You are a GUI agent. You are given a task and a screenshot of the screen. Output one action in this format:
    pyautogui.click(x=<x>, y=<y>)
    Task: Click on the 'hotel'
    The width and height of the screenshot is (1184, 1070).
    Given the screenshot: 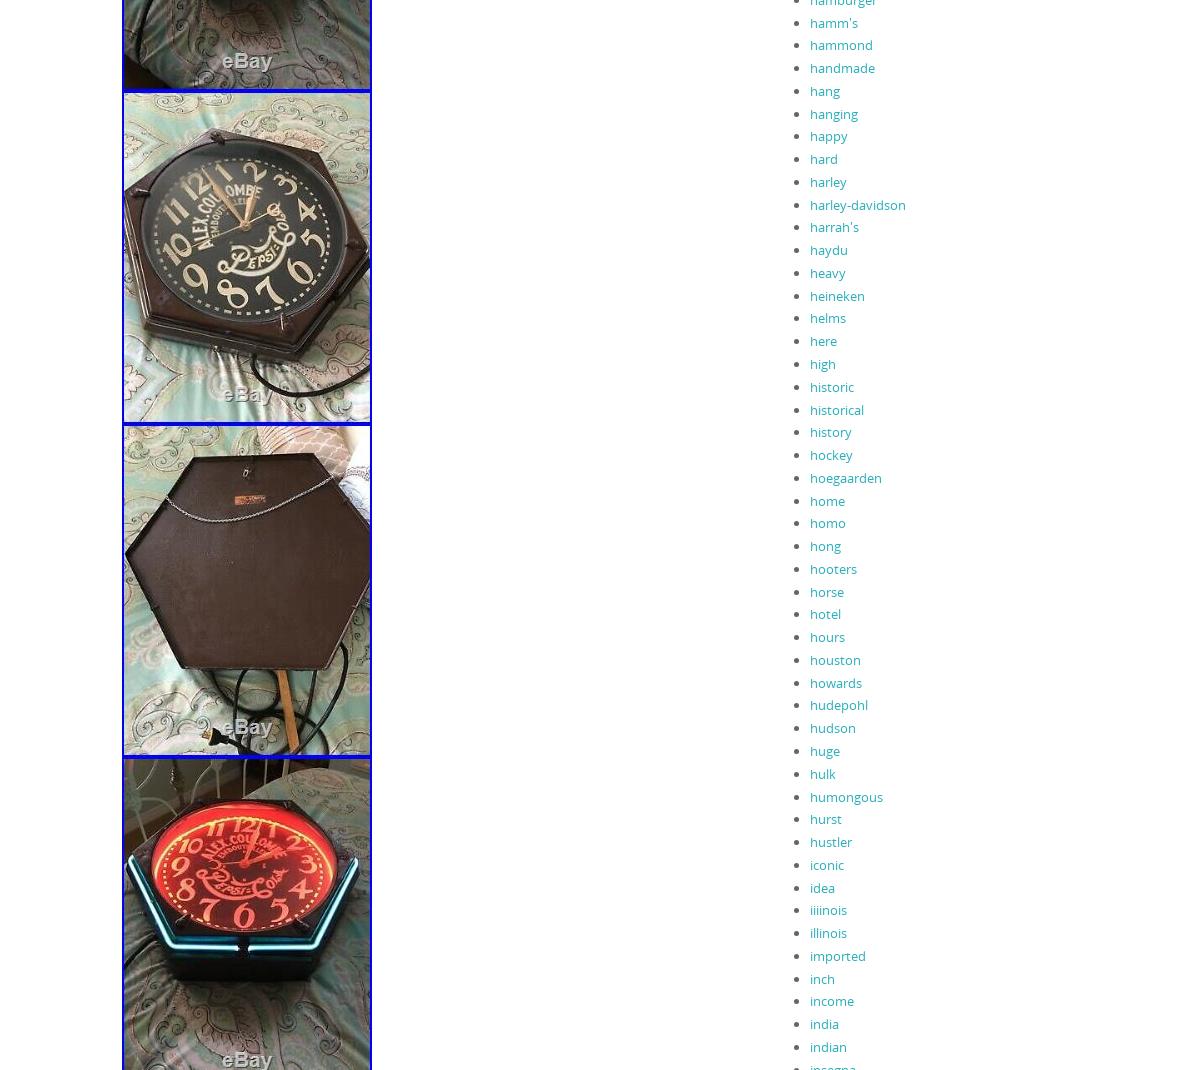 What is the action you would take?
    pyautogui.click(x=824, y=612)
    